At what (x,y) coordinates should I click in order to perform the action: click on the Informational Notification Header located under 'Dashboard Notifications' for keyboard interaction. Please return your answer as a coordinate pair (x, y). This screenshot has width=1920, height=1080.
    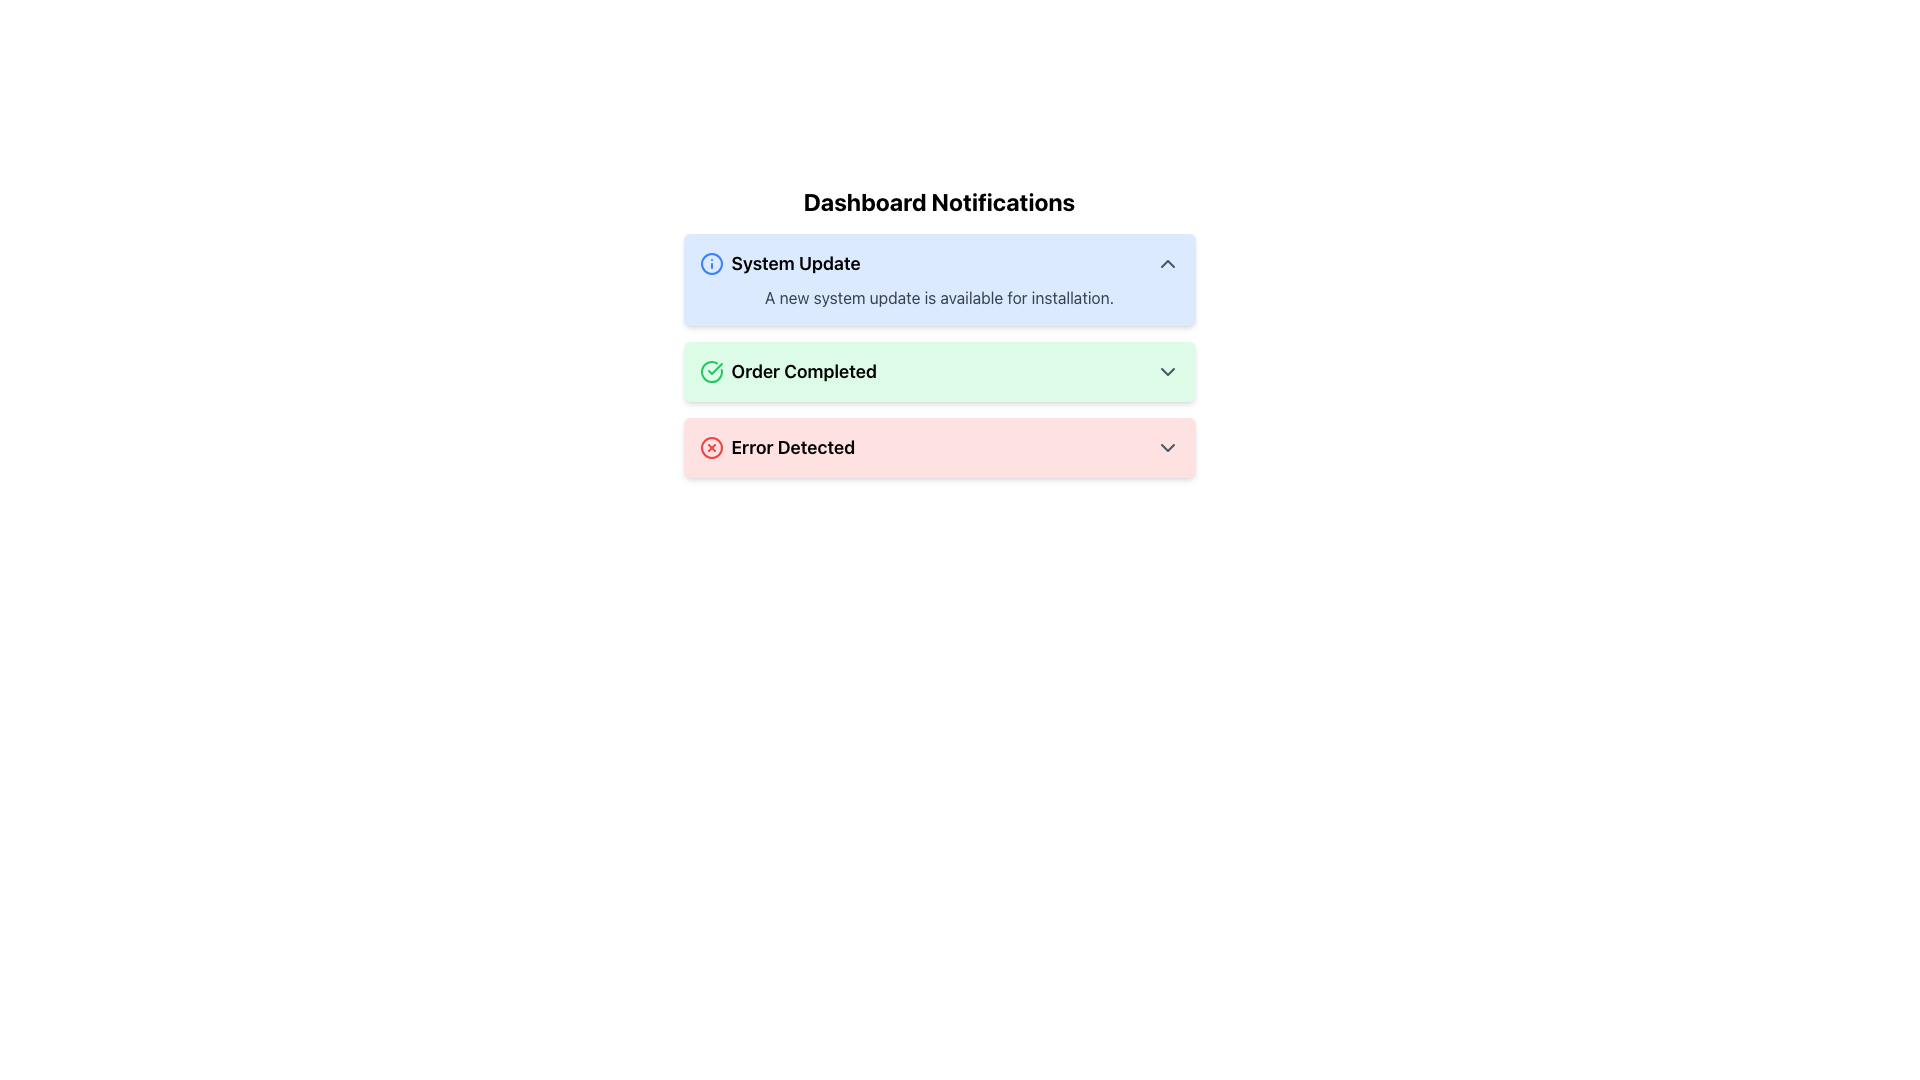
    Looking at the image, I should click on (779, 262).